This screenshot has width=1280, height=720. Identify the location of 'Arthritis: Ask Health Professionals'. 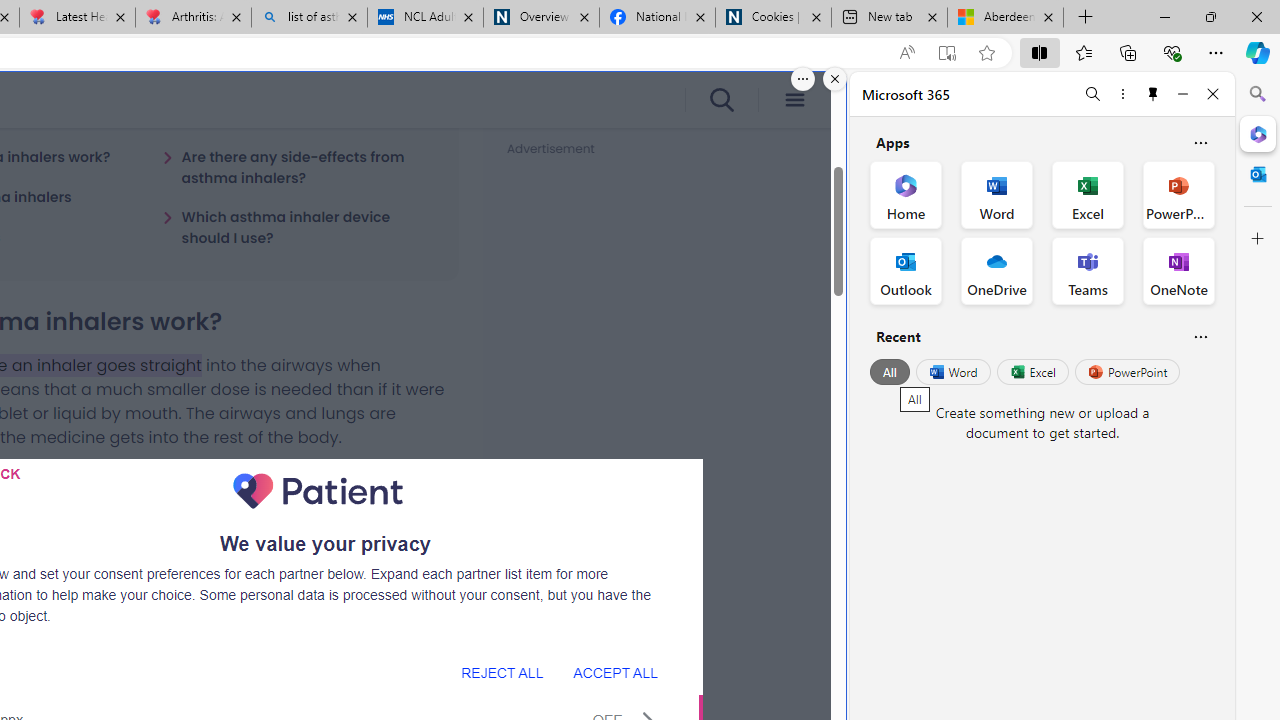
(193, 17).